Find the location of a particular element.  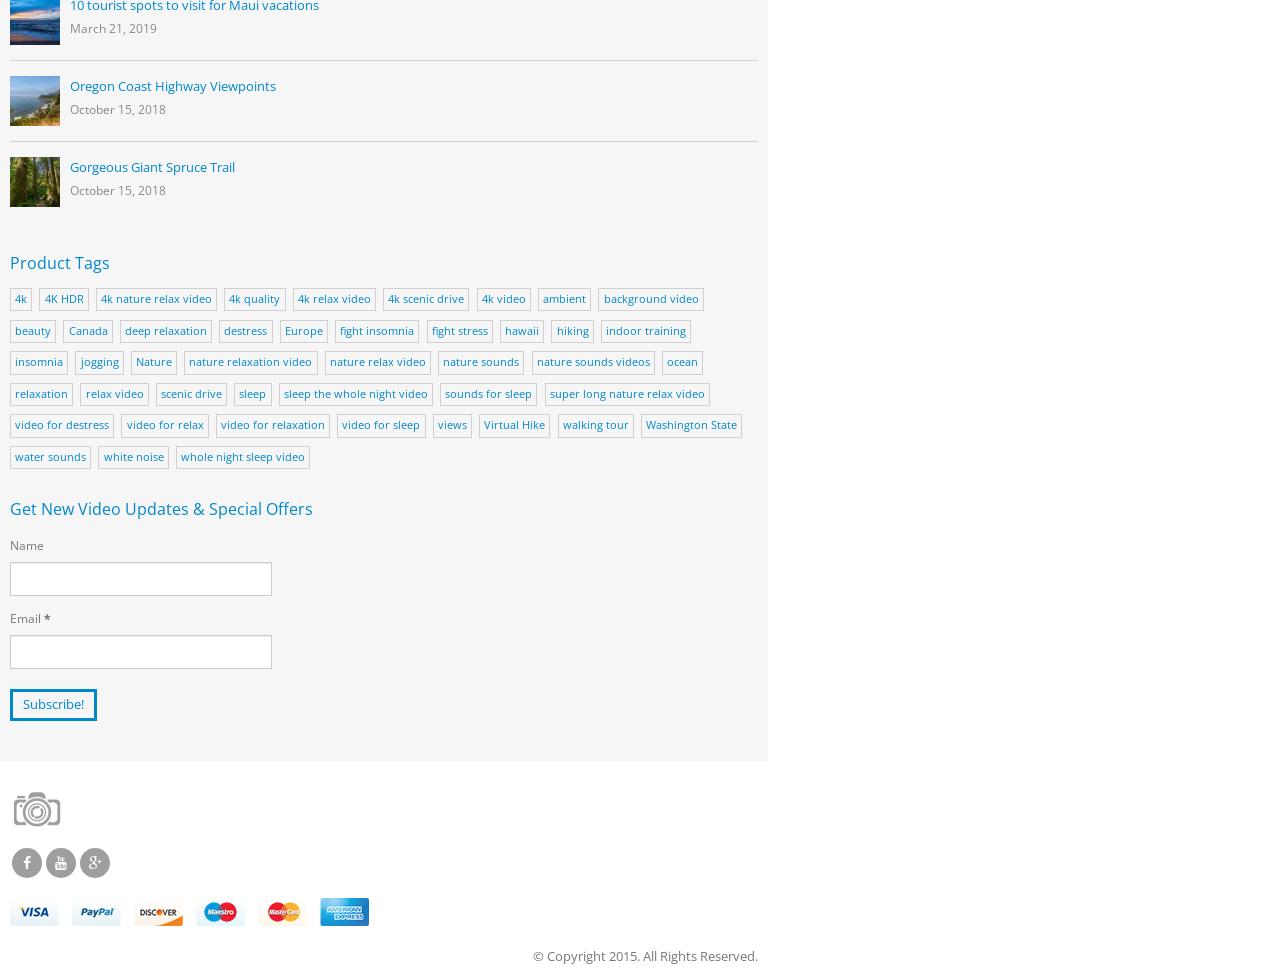

'whole night sleep video' is located at coordinates (179, 454).